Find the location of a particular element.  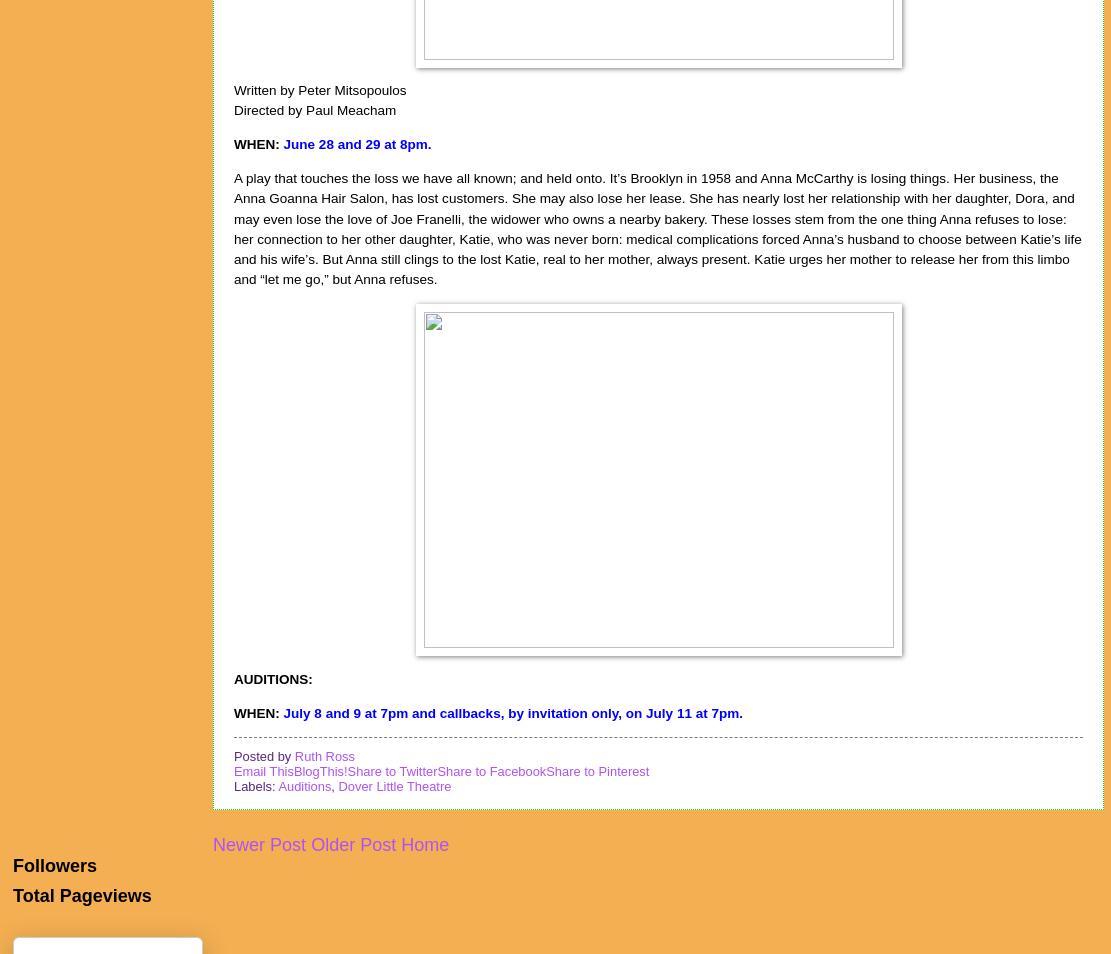

'Directed by Paul Meacham' is located at coordinates (313, 109).